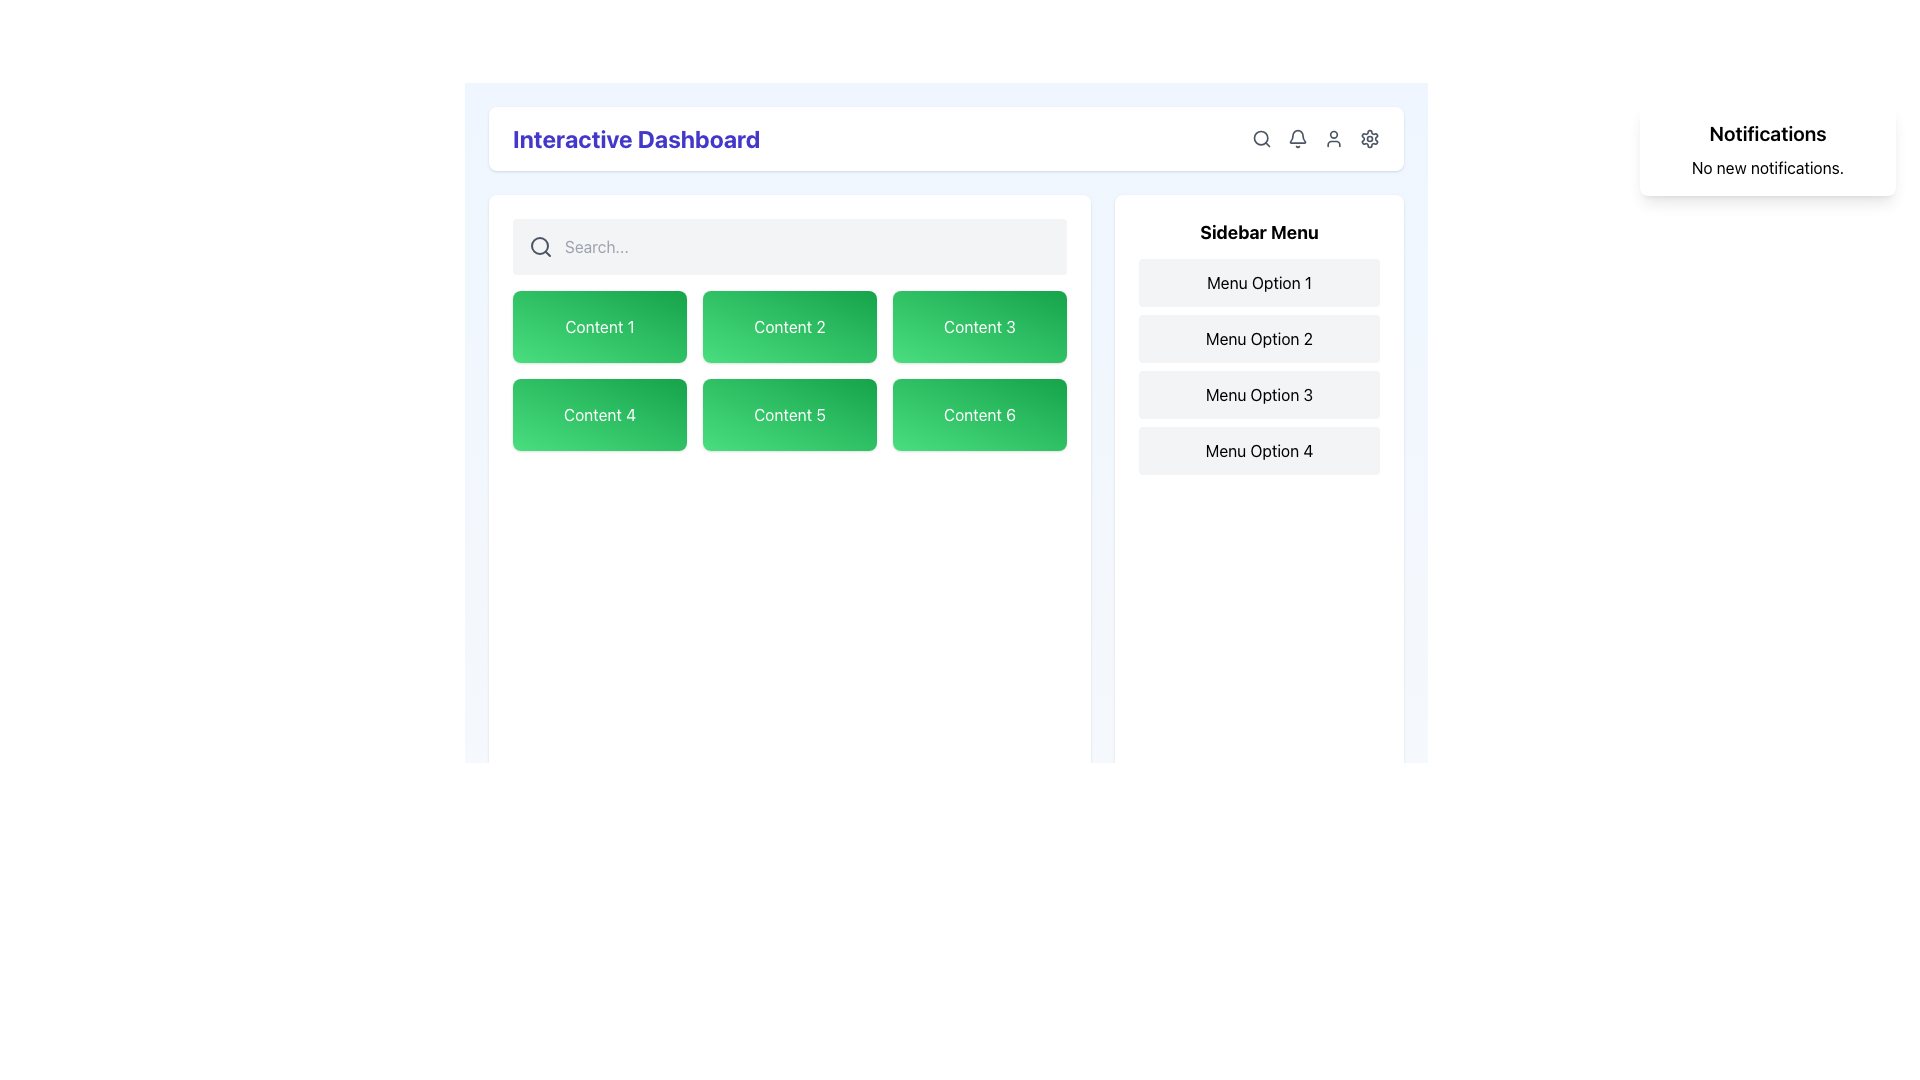  What do you see at coordinates (1258, 338) in the screenshot?
I see `the 'Menu Option 2' button in the Sidebar Menu to observe its hover effects` at bounding box center [1258, 338].